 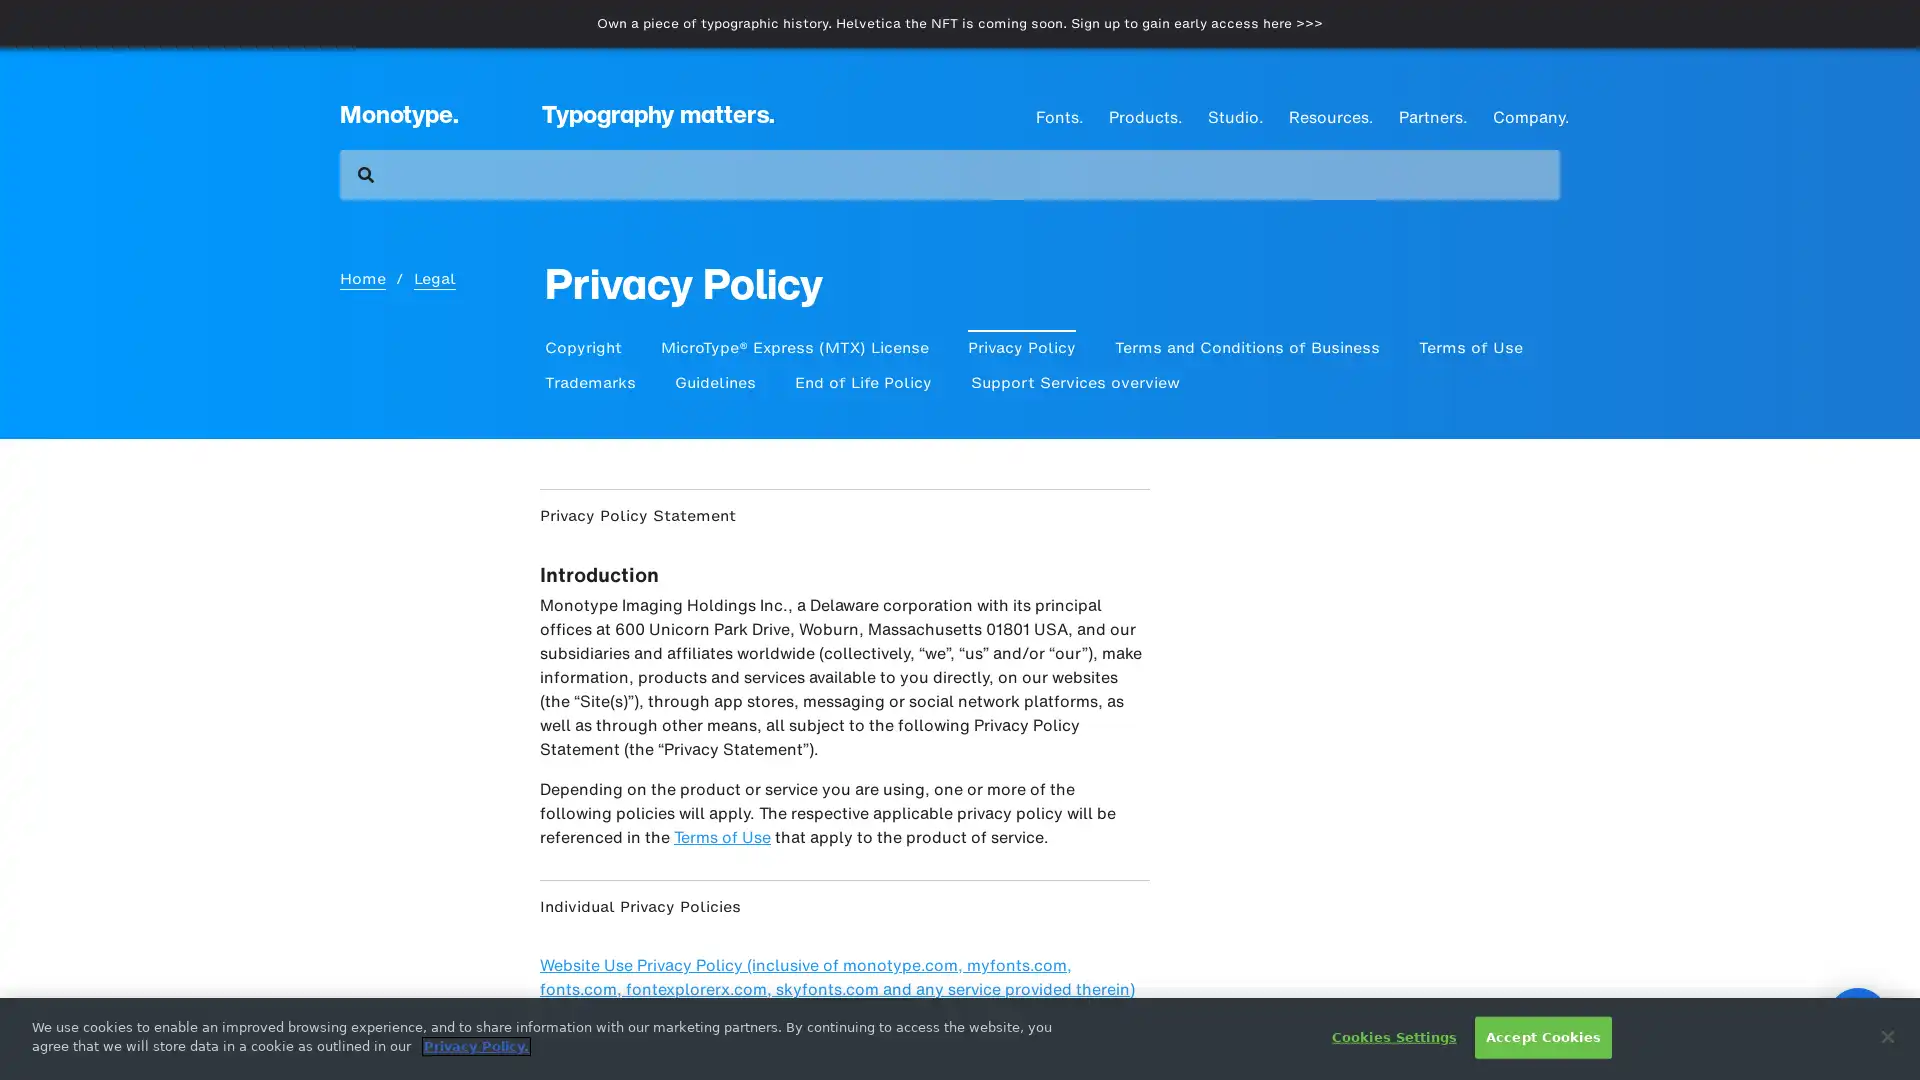 What do you see at coordinates (1392, 1036) in the screenshot?
I see `Cookies Settings` at bounding box center [1392, 1036].